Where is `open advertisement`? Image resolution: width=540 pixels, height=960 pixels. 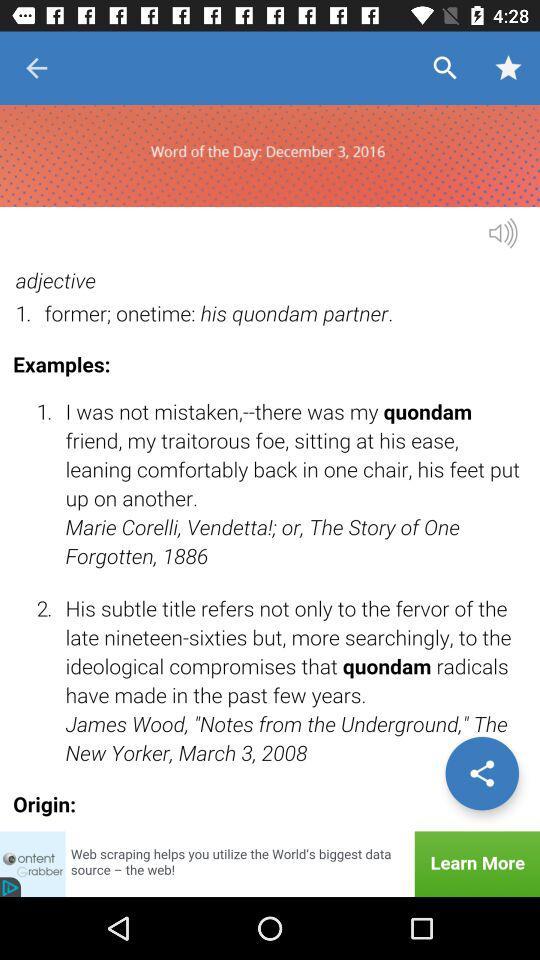
open advertisement is located at coordinates (270, 863).